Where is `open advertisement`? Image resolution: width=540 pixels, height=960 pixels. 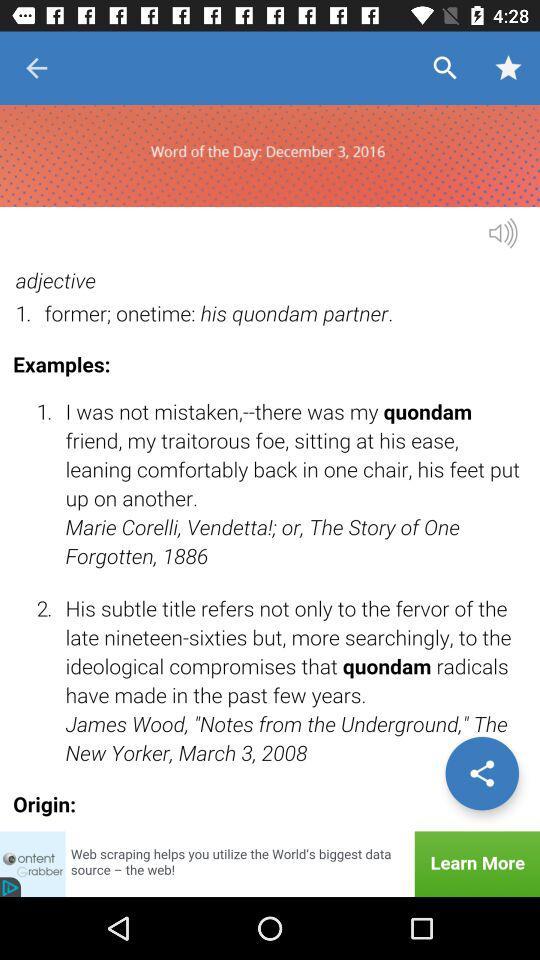
open advertisement is located at coordinates (270, 863).